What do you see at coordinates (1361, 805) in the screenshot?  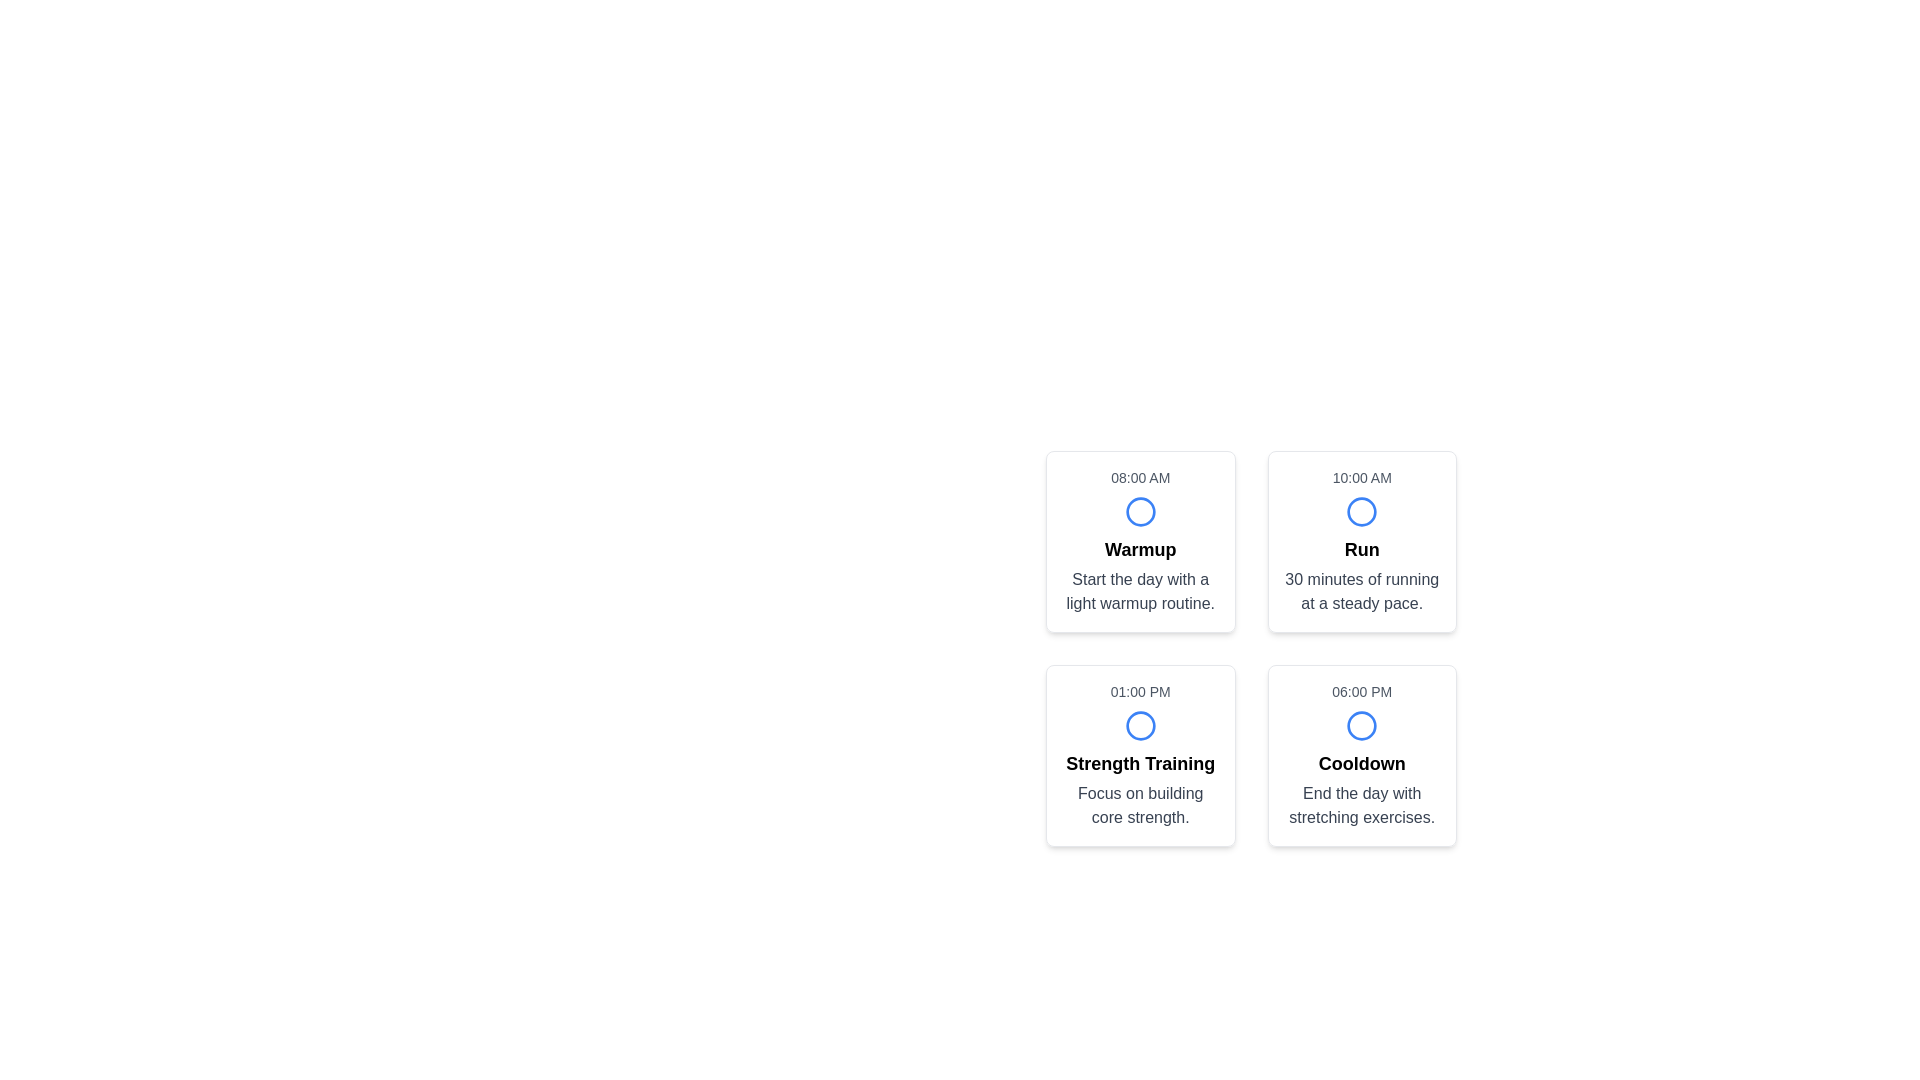 I see `the text element that says 'End the day with stretching exercises.' located in the 'Cooldown' card, positioned beneath the title 'Cooldown' and the time '06:00 PM'` at bounding box center [1361, 805].